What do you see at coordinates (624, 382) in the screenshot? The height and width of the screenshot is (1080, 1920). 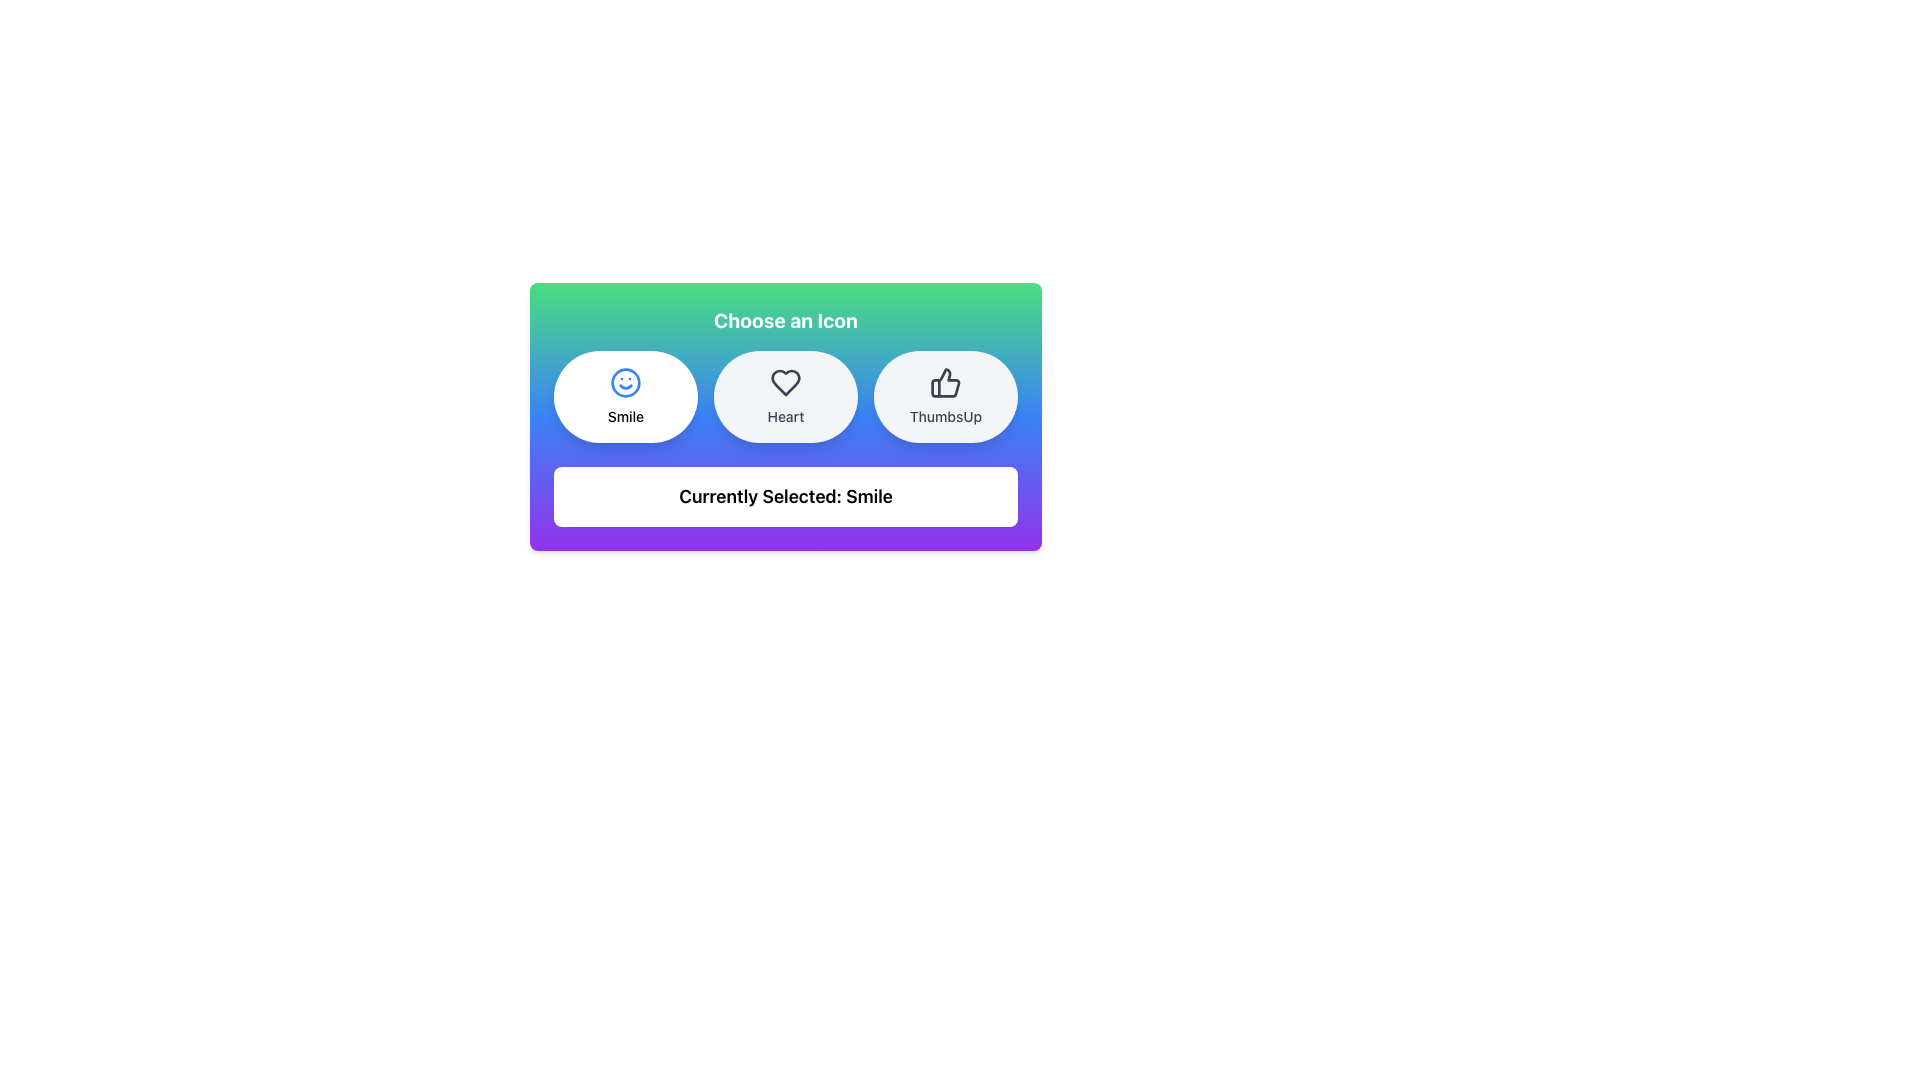 I see `the blue smiley face icon` at bounding box center [624, 382].